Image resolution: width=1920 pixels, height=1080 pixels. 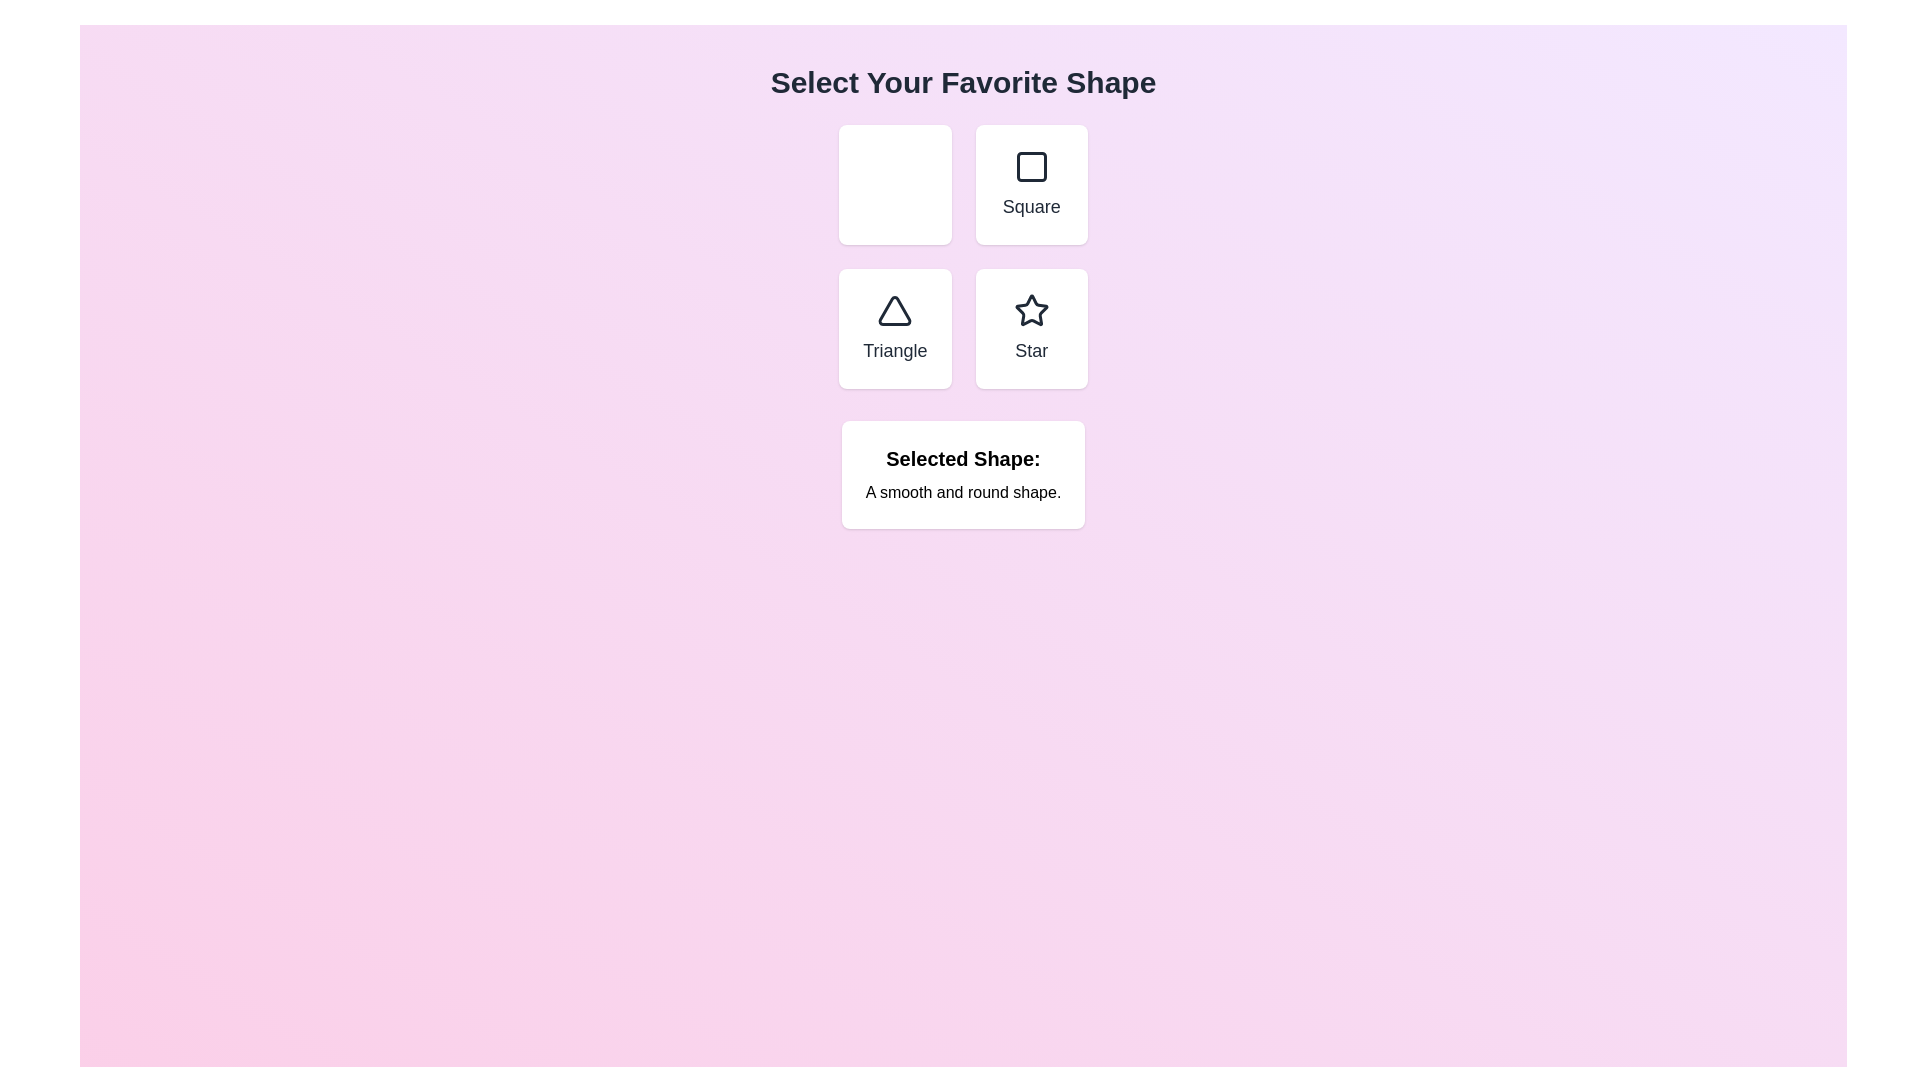 I want to click on the button labeled Triangle to observe its hover effect, so click(x=893, y=327).